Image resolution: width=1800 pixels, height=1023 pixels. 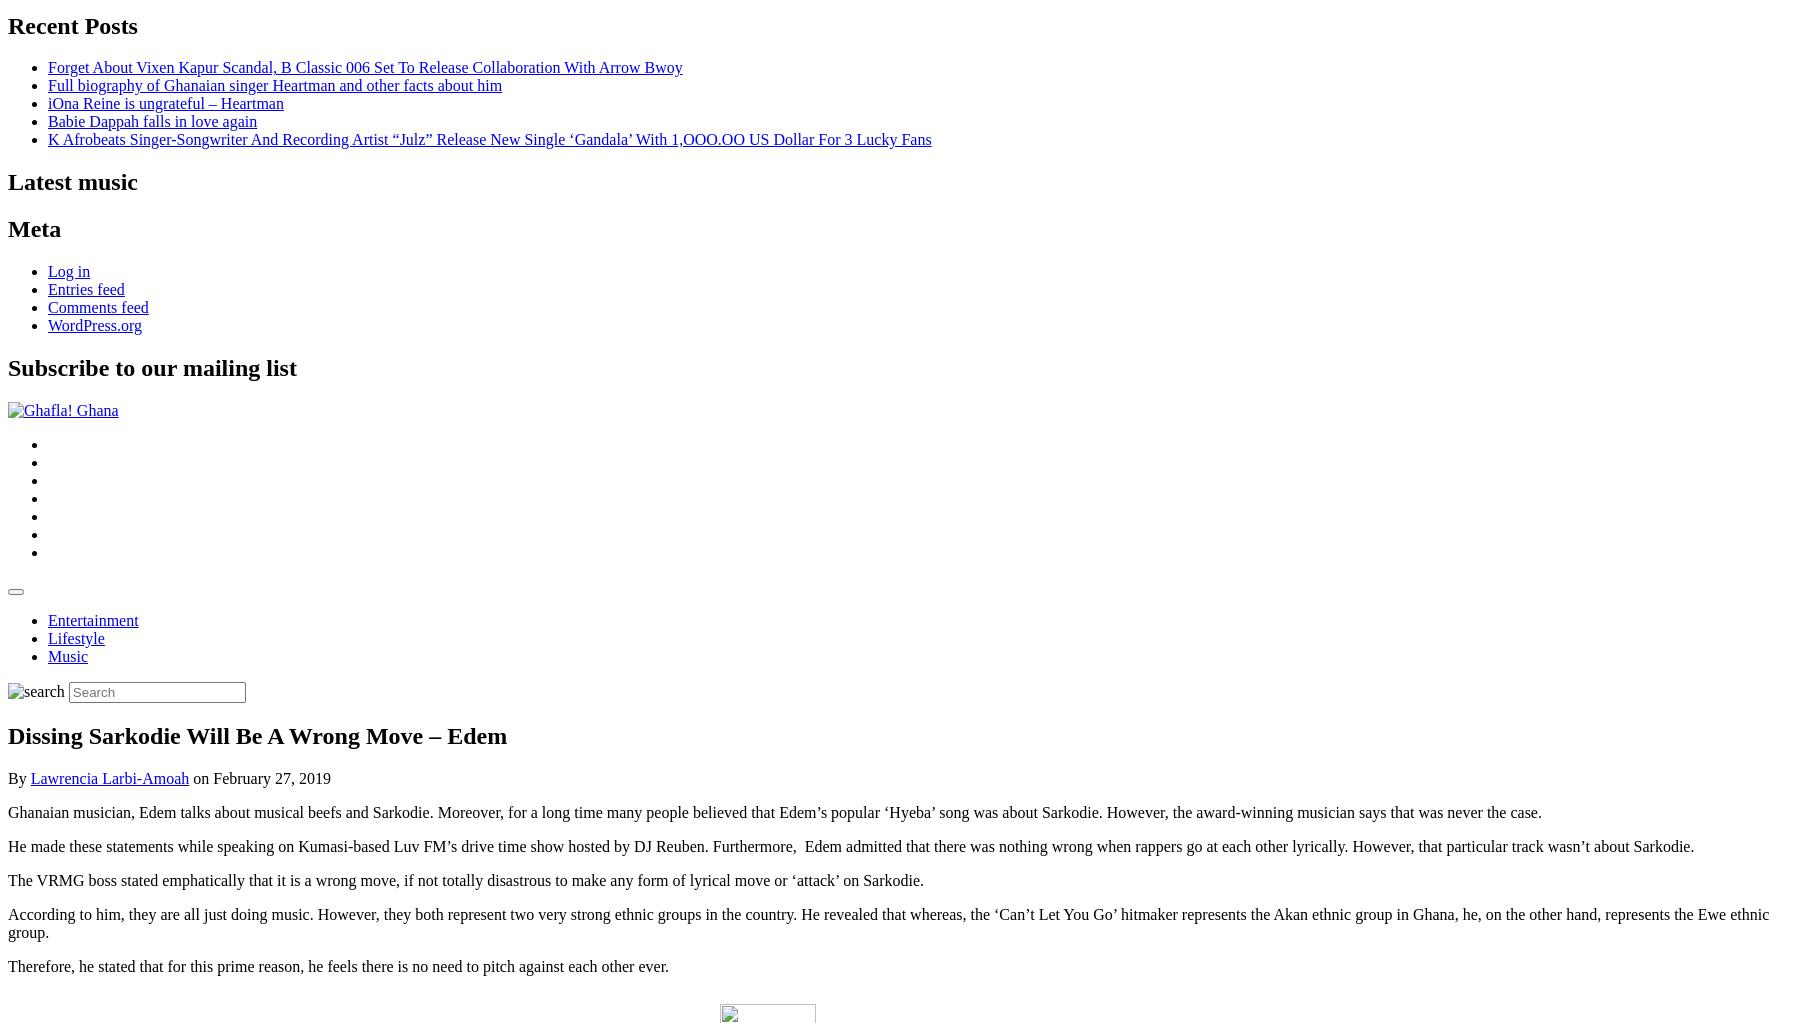 I want to click on 'Forget About Vixen Kapur Scandal, B Classic 006 Set To Release Collaboration With Arrow Bwoy', so click(x=365, y=66).